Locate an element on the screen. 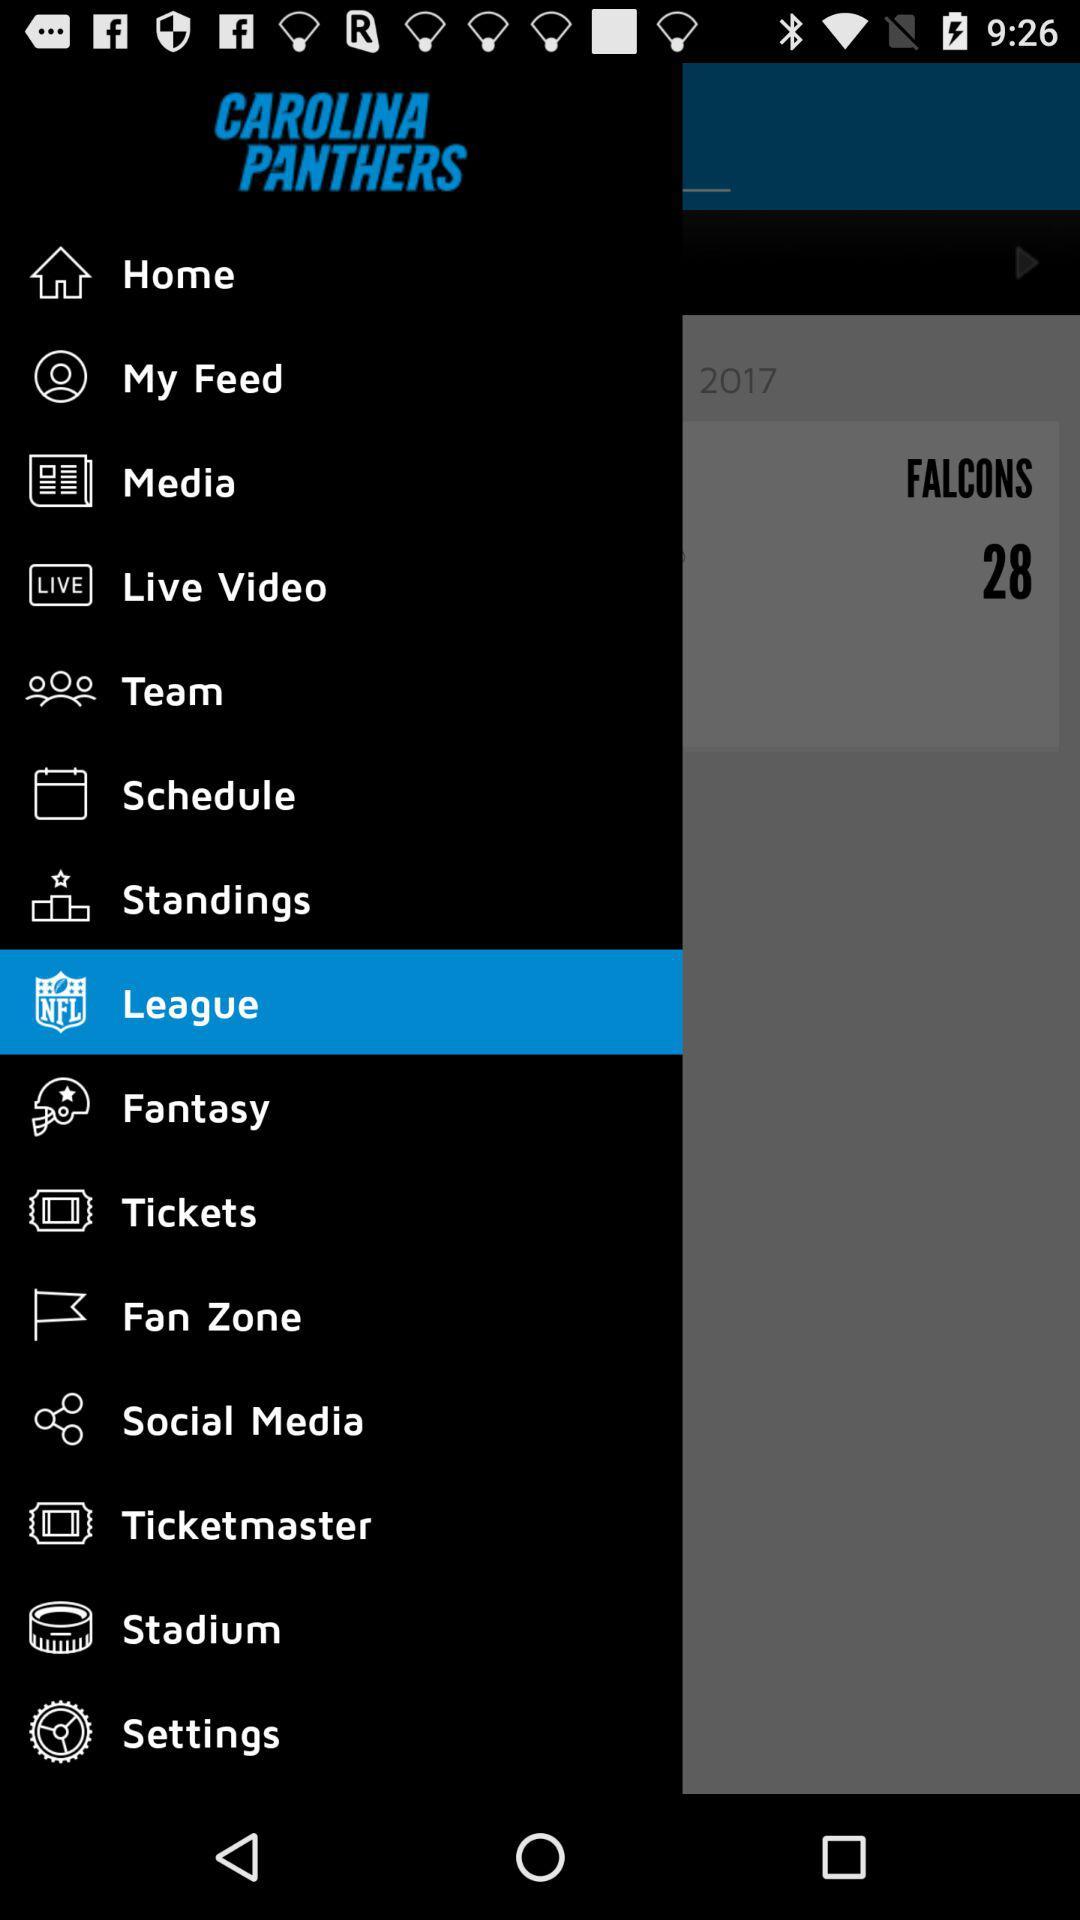 The image size is (1080, 1920). the stadium icon next to stadium is located at coordinates (60, 1627).